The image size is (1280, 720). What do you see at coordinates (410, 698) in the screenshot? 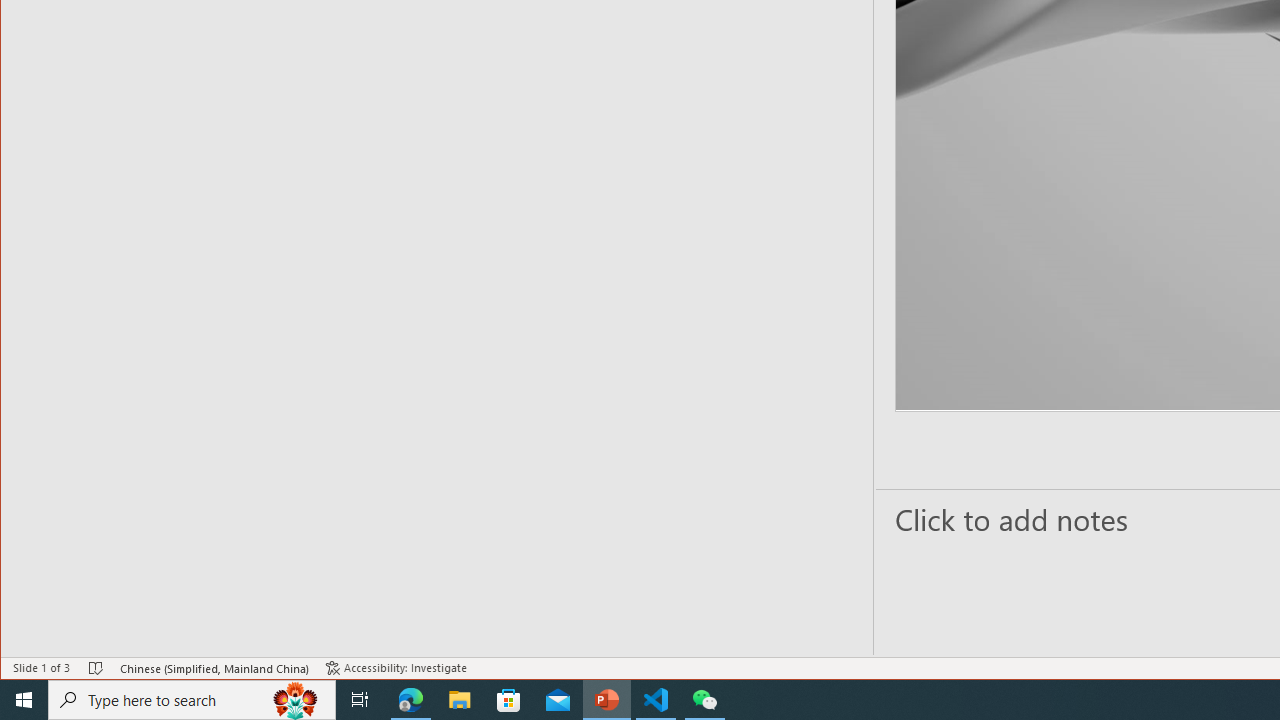
I see `'Microsoft Edge - 1 running window'` at bounding box center [410, 698].